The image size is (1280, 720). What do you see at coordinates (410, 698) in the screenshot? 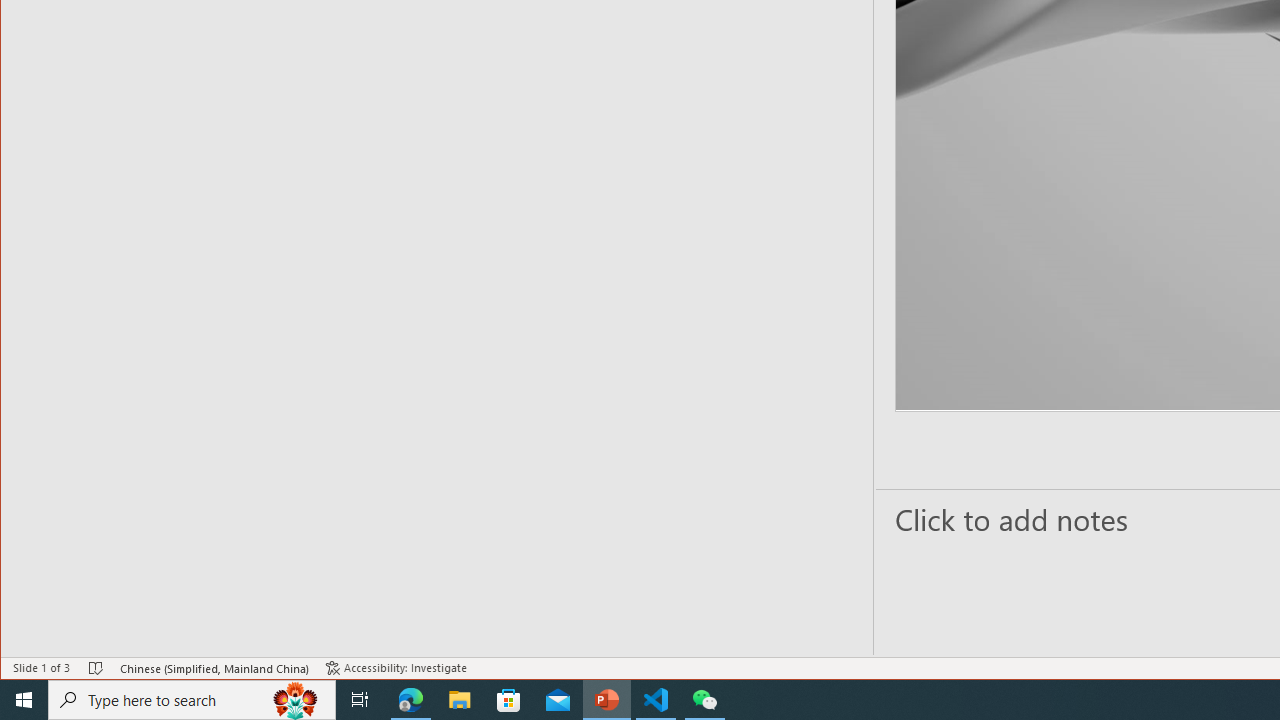
I see `'Microsoft Edge - 1 running window'` at bounding box center [410, 698].